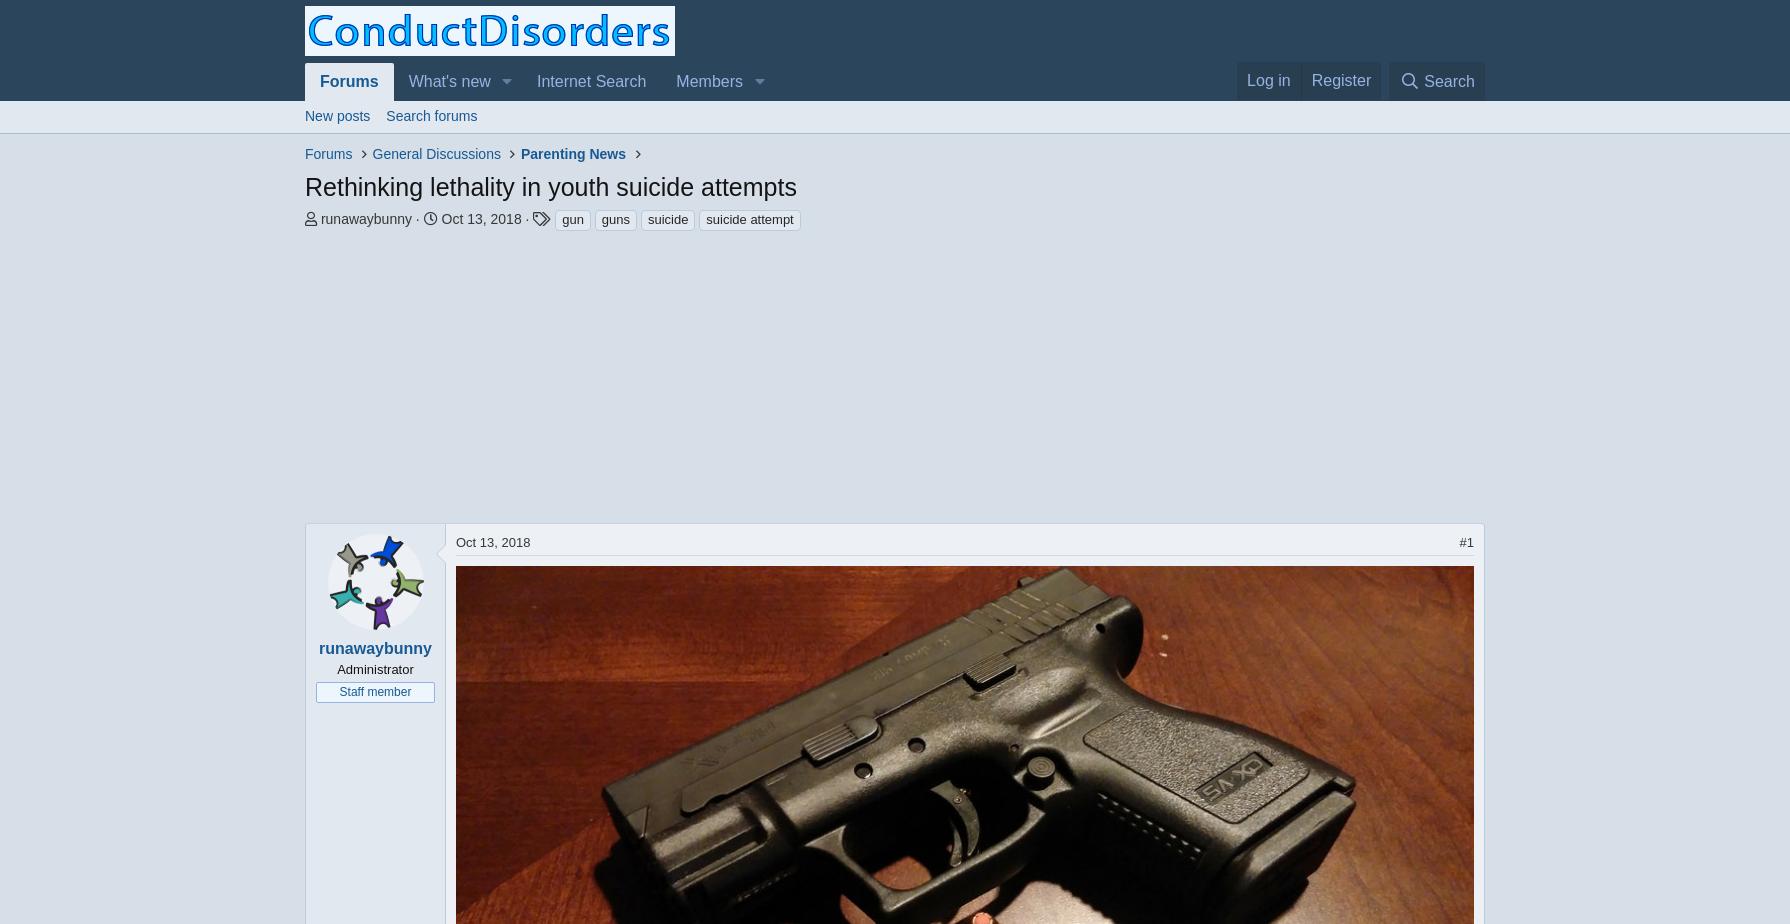 This screenshot has height=924, width=1790. What do you see at coordinates (436, 153) in the screenshot?
I see `'General Discussions'` at bounding box center [436, 153].